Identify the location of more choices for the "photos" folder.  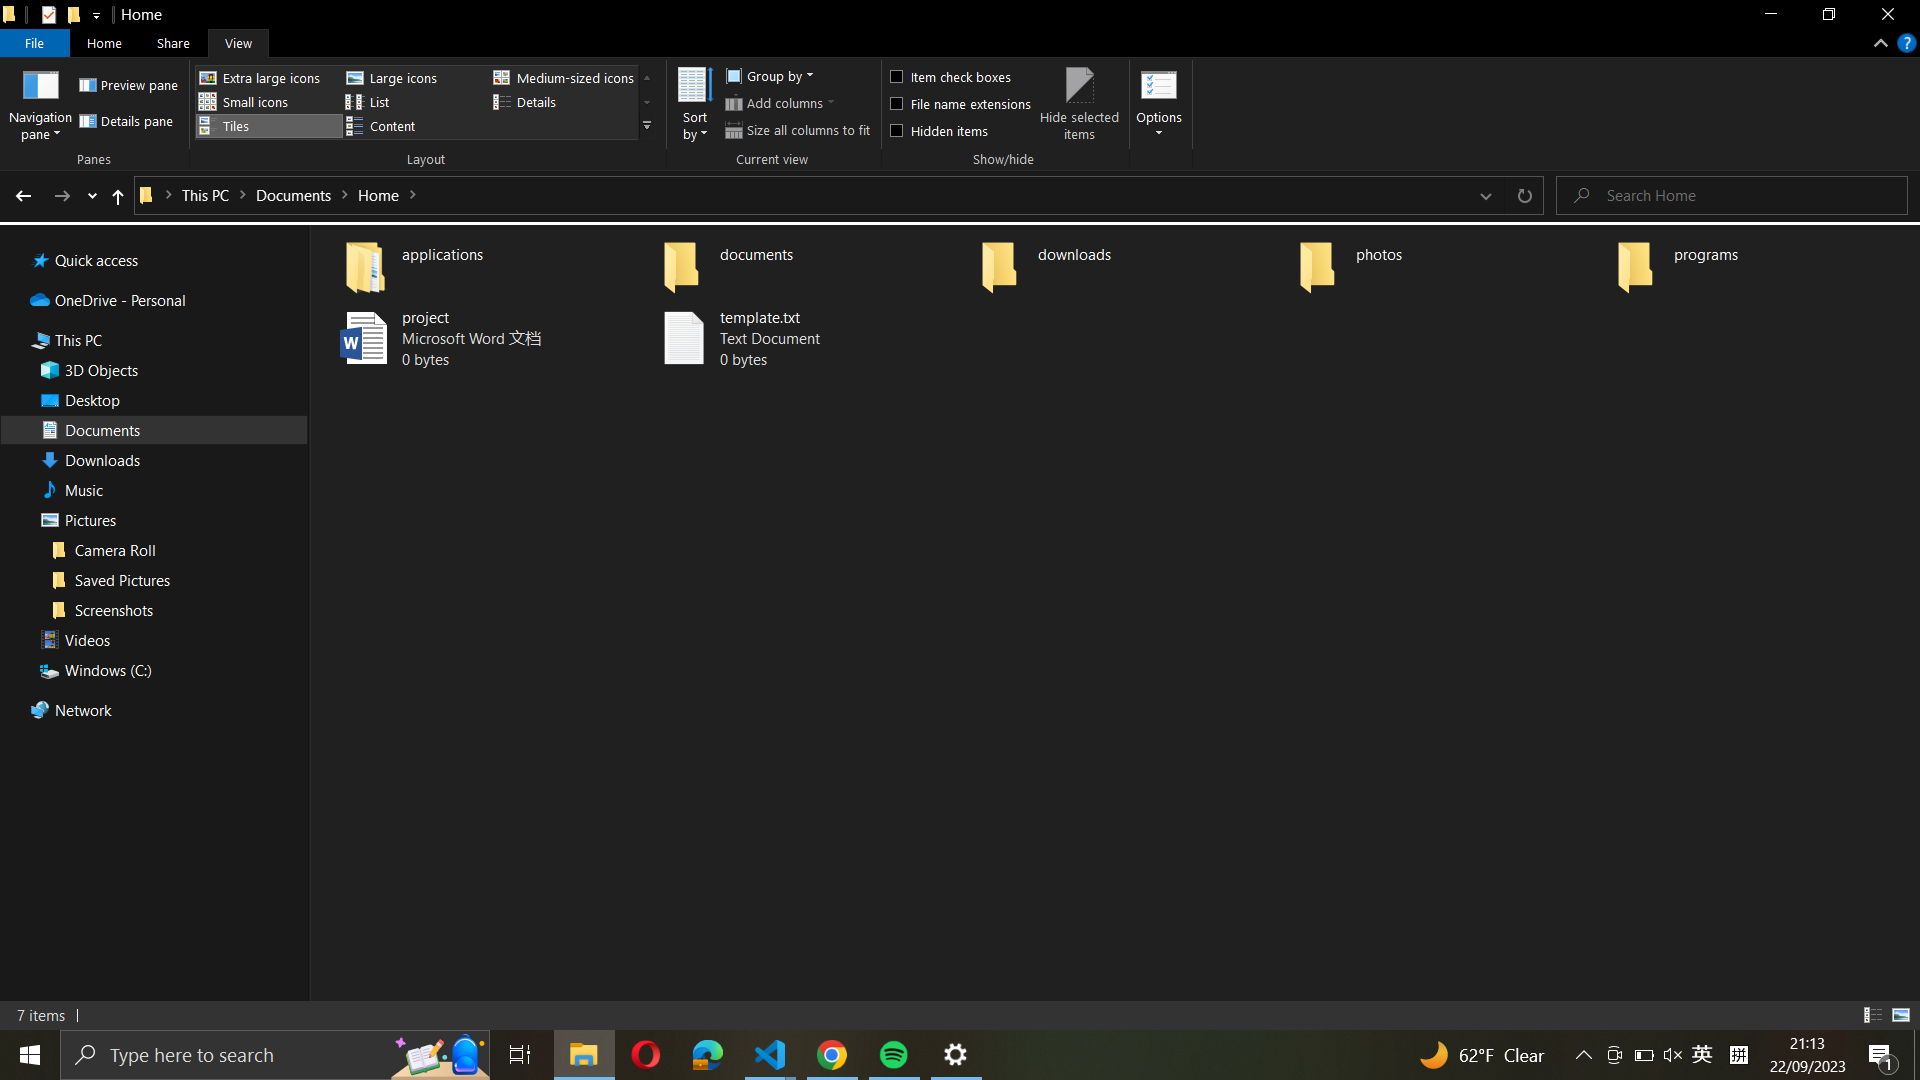
(1449, 261).